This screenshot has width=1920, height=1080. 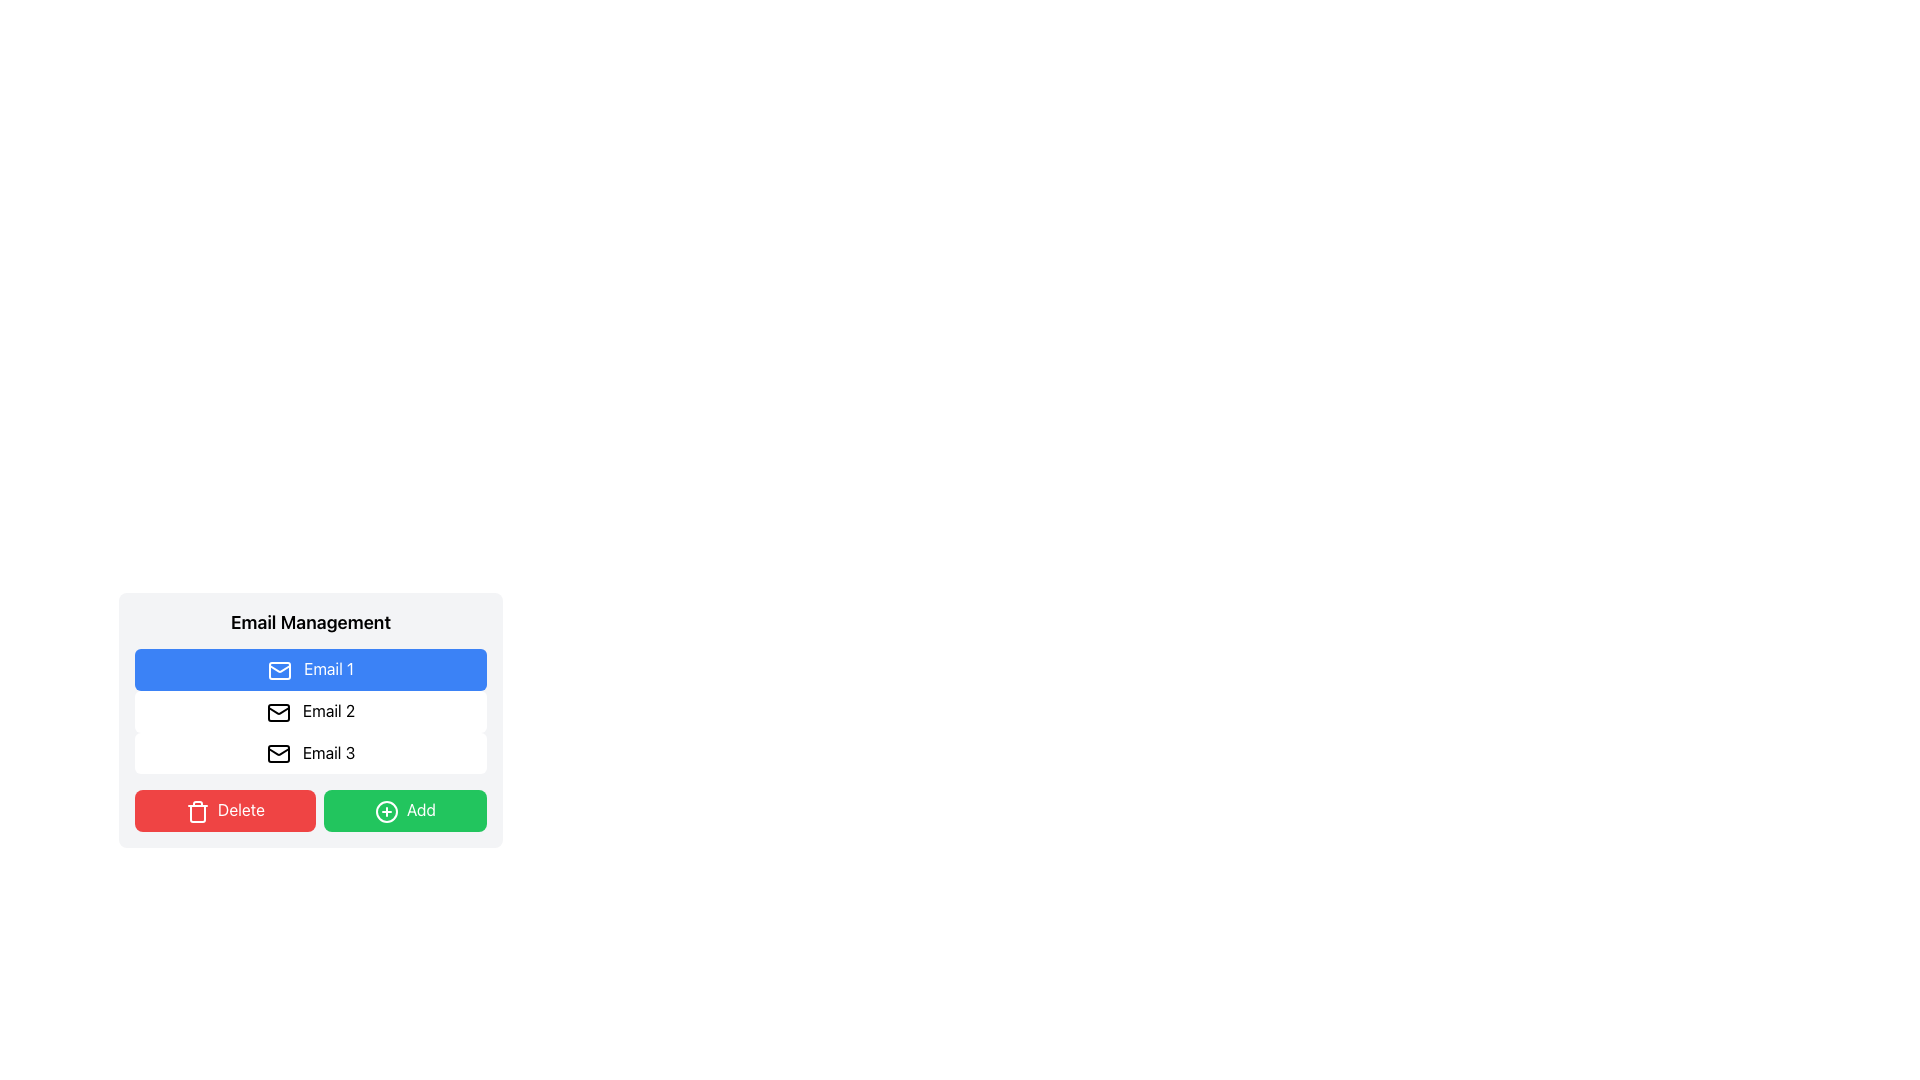 What do you see at coordinates (278, 668) in the screenshot?
I see `the envelope icon part that symbolizes an email item, located to the left of the text 'Email 1' in the first list item` at bounding box center [278, 668].